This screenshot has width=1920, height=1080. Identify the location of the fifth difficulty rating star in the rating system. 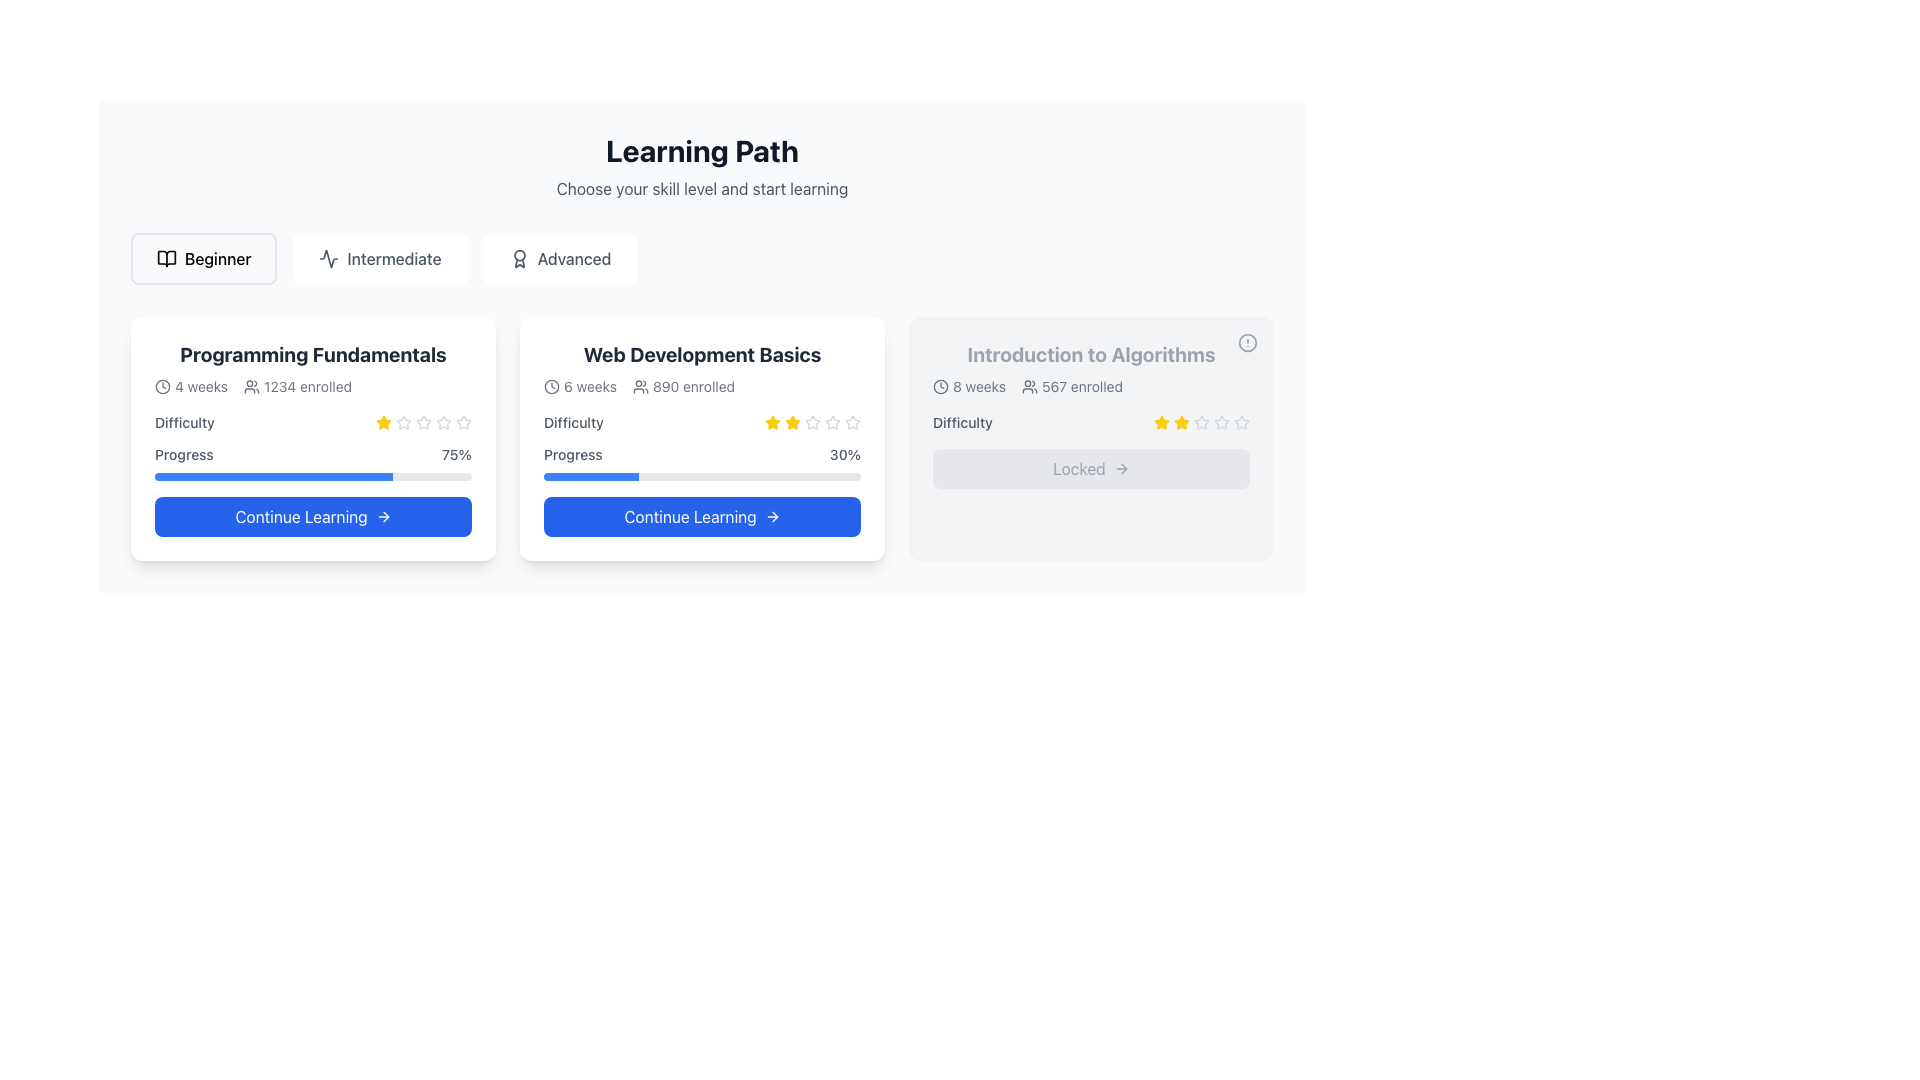
(1241, 422).